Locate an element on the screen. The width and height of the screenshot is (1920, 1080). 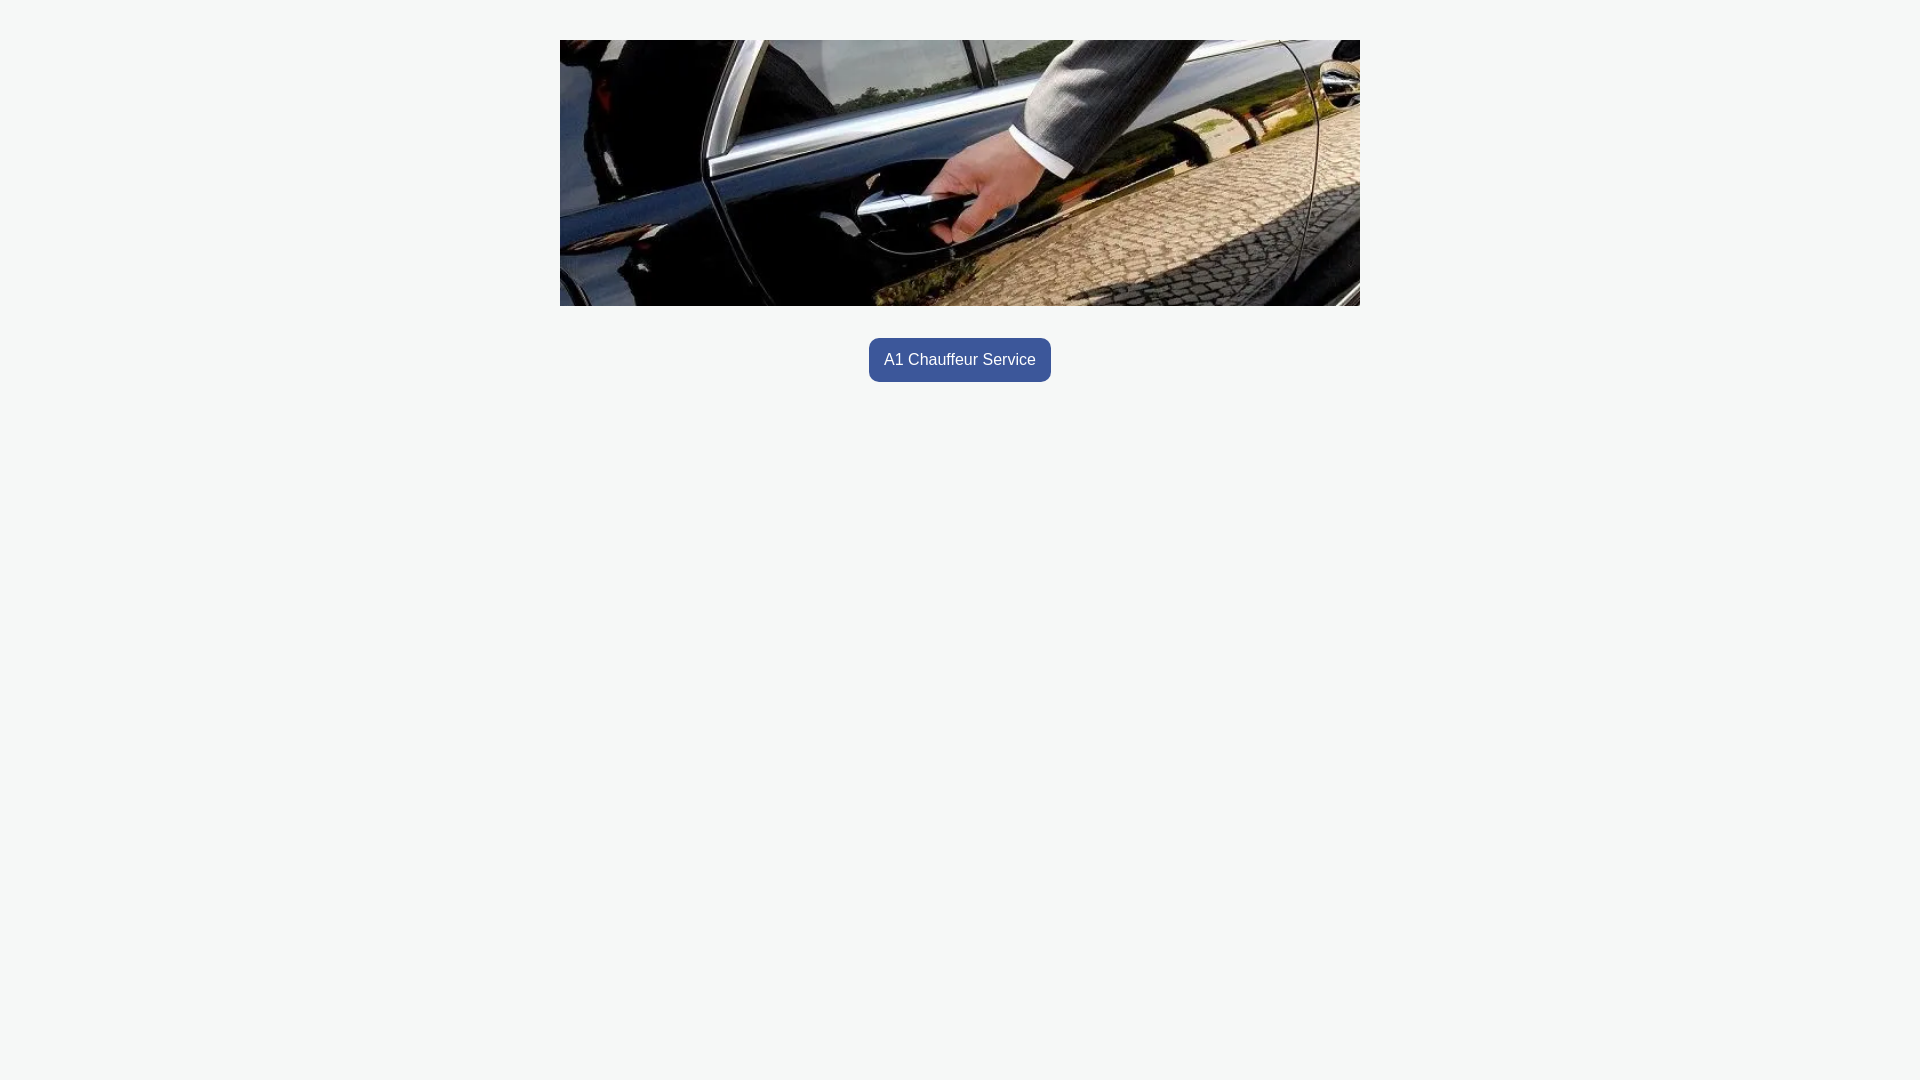
'A1 Chauffeur Service' is located at coordinates (868, 358).